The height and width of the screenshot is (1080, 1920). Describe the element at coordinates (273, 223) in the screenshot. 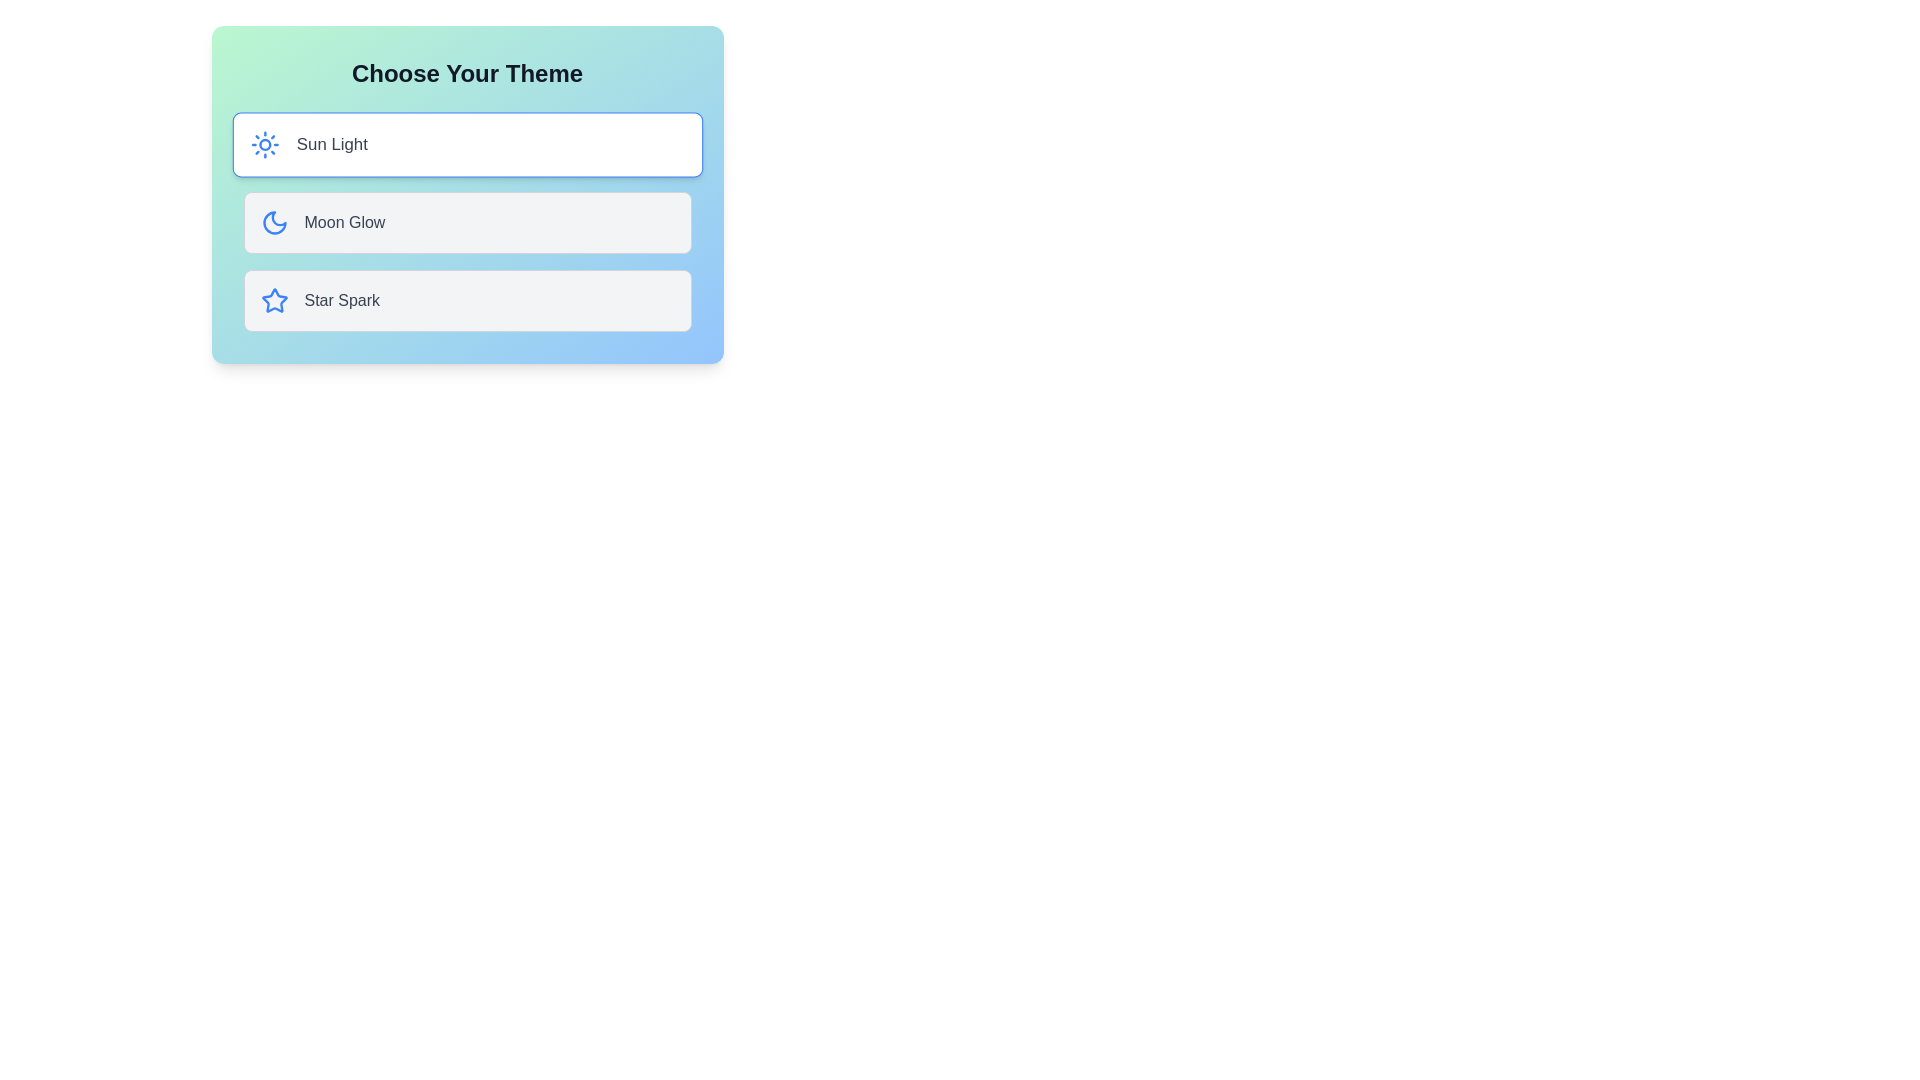

I see `the moon icon representing the 'Moon Glow' theme option, which is the second item in the 'Choose Your Theme' list` at that location.